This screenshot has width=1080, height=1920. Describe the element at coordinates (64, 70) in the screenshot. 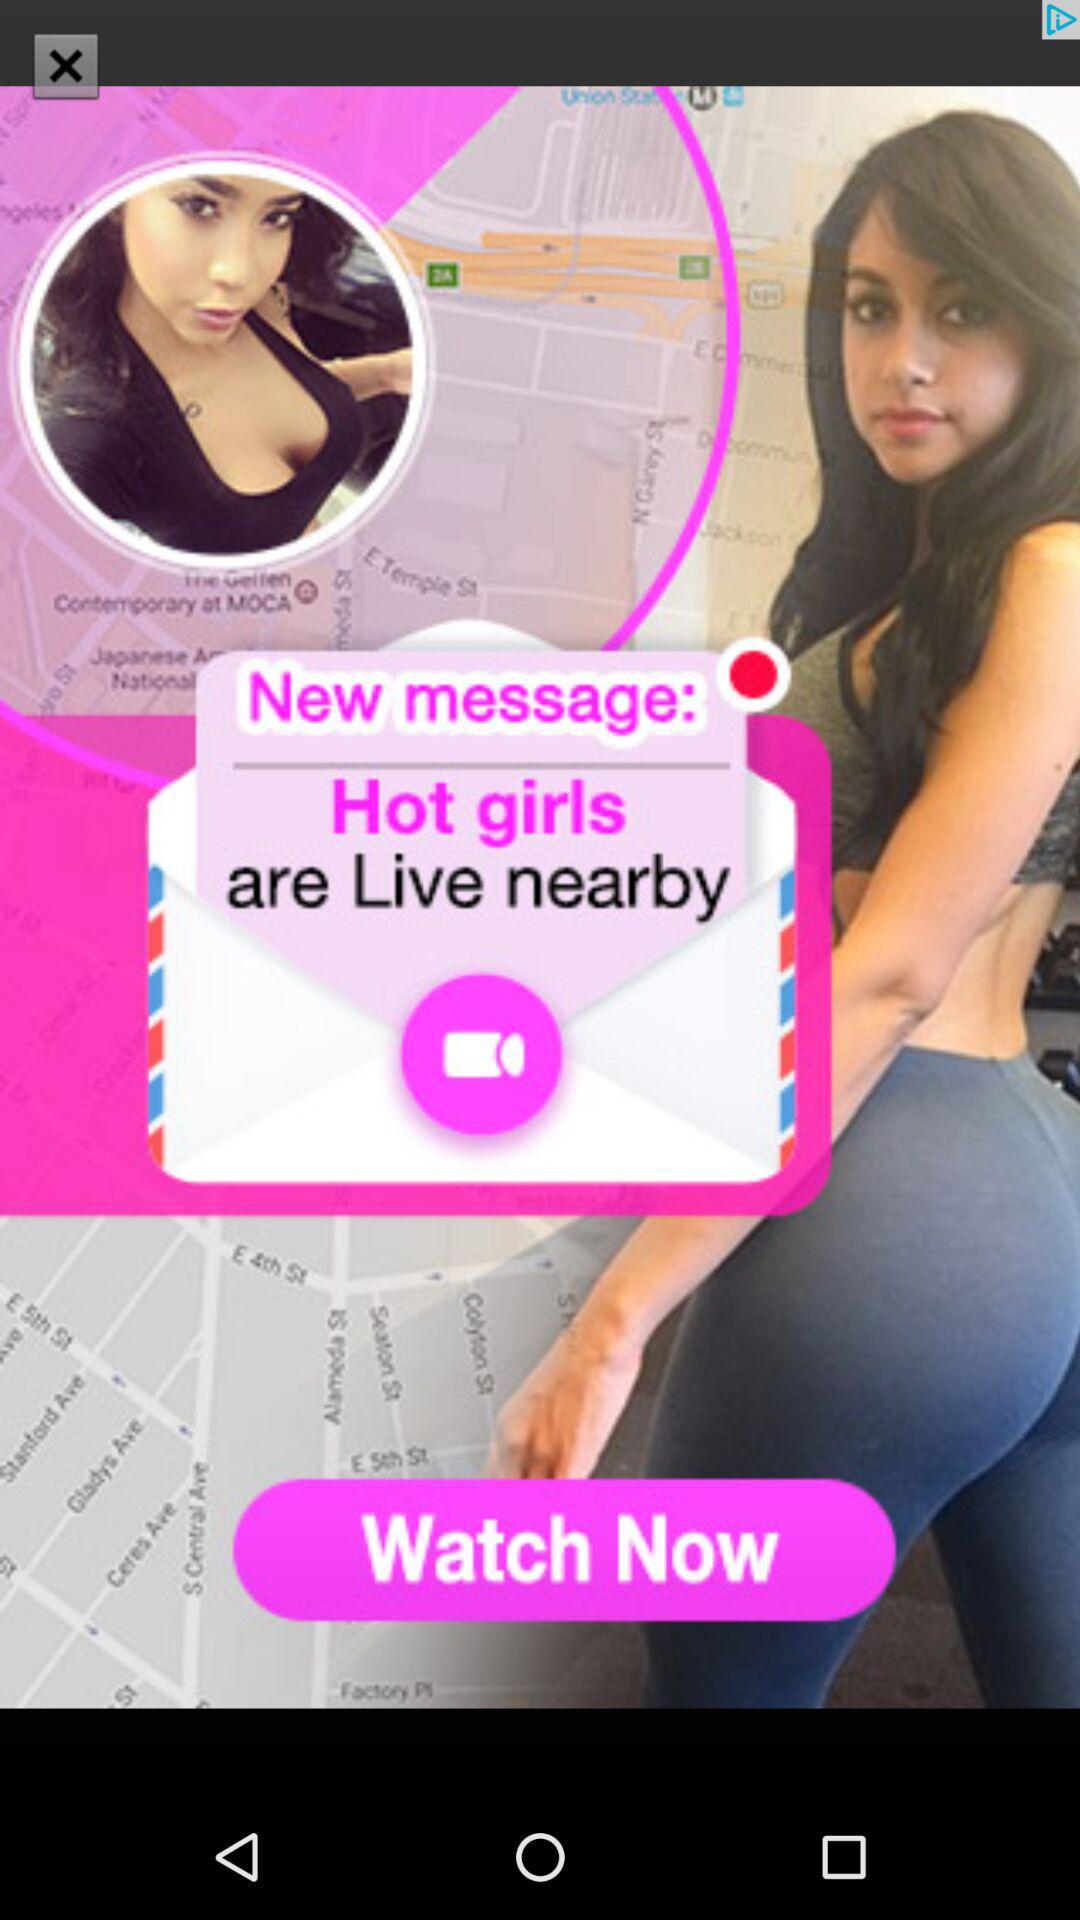

I see `the close icon` at that location.